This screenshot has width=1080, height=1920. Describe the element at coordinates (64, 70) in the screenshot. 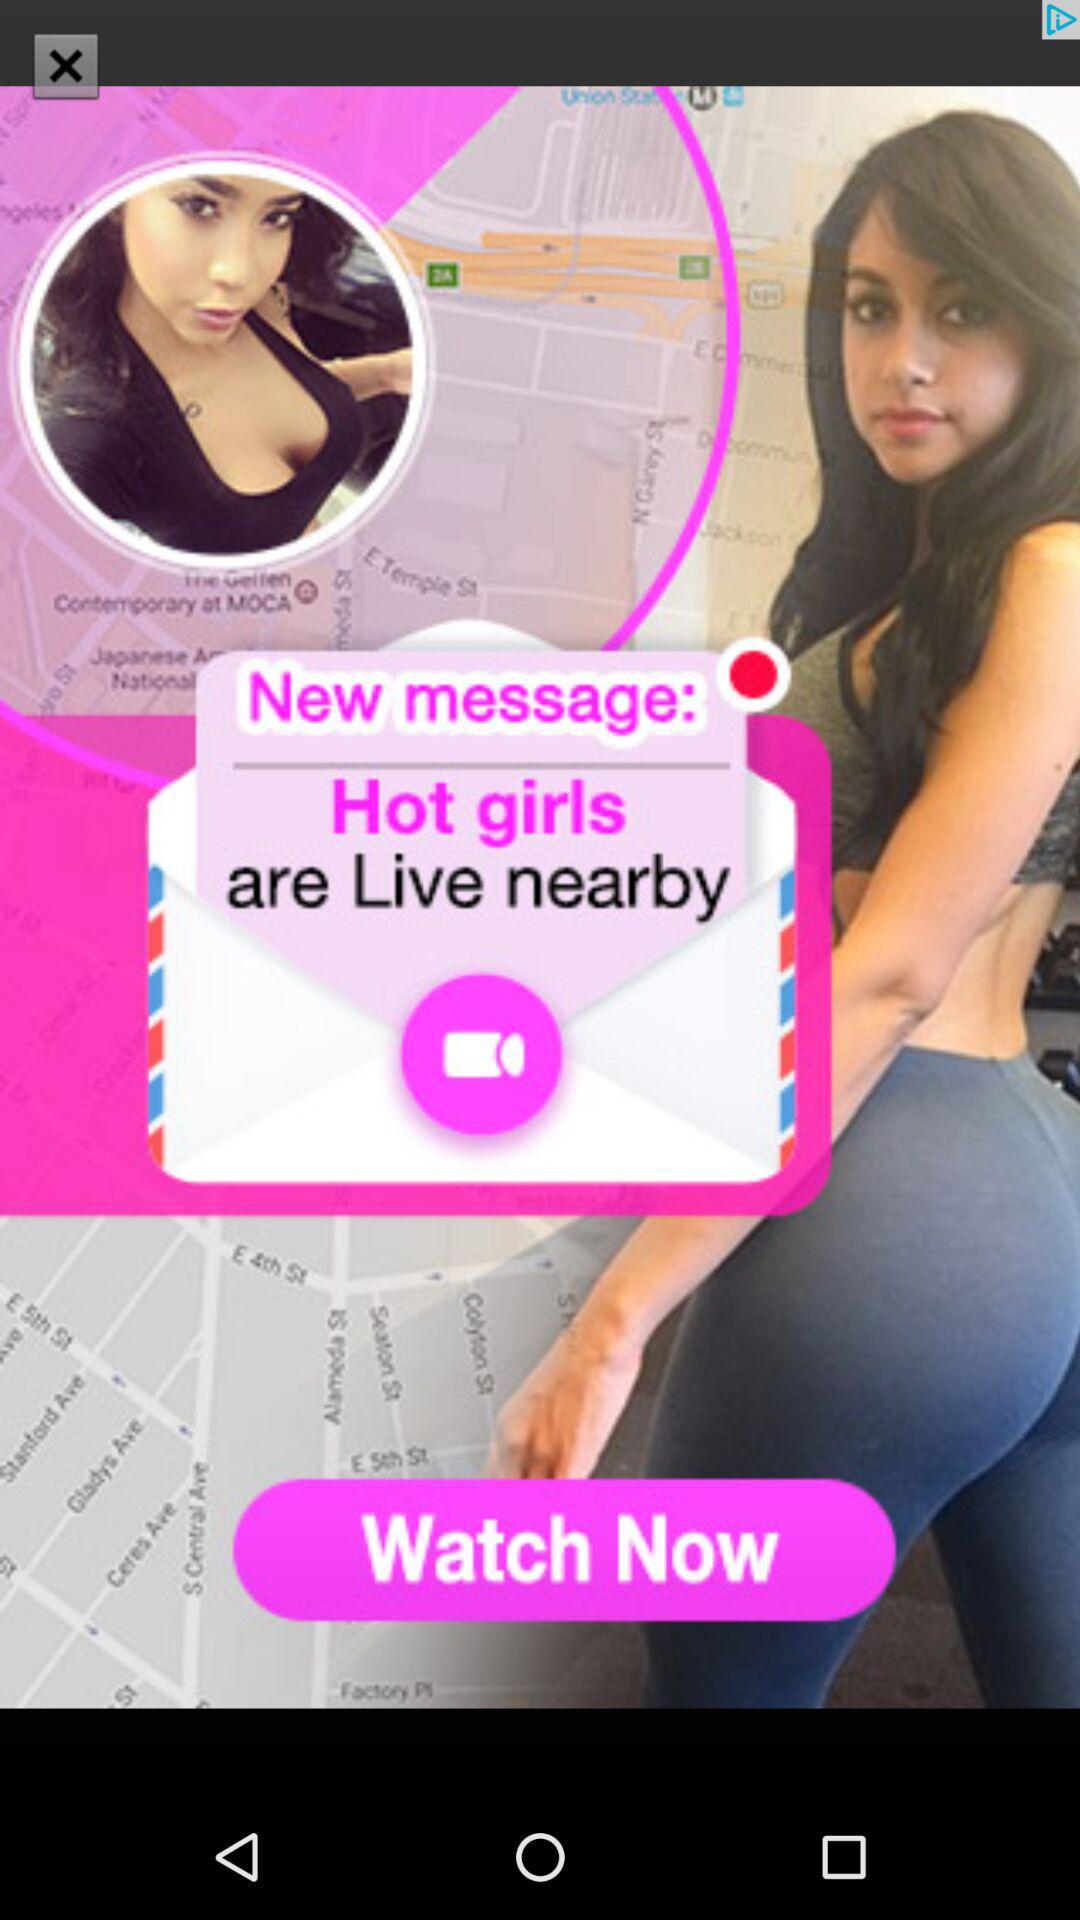

I see `the close icon` at that location.